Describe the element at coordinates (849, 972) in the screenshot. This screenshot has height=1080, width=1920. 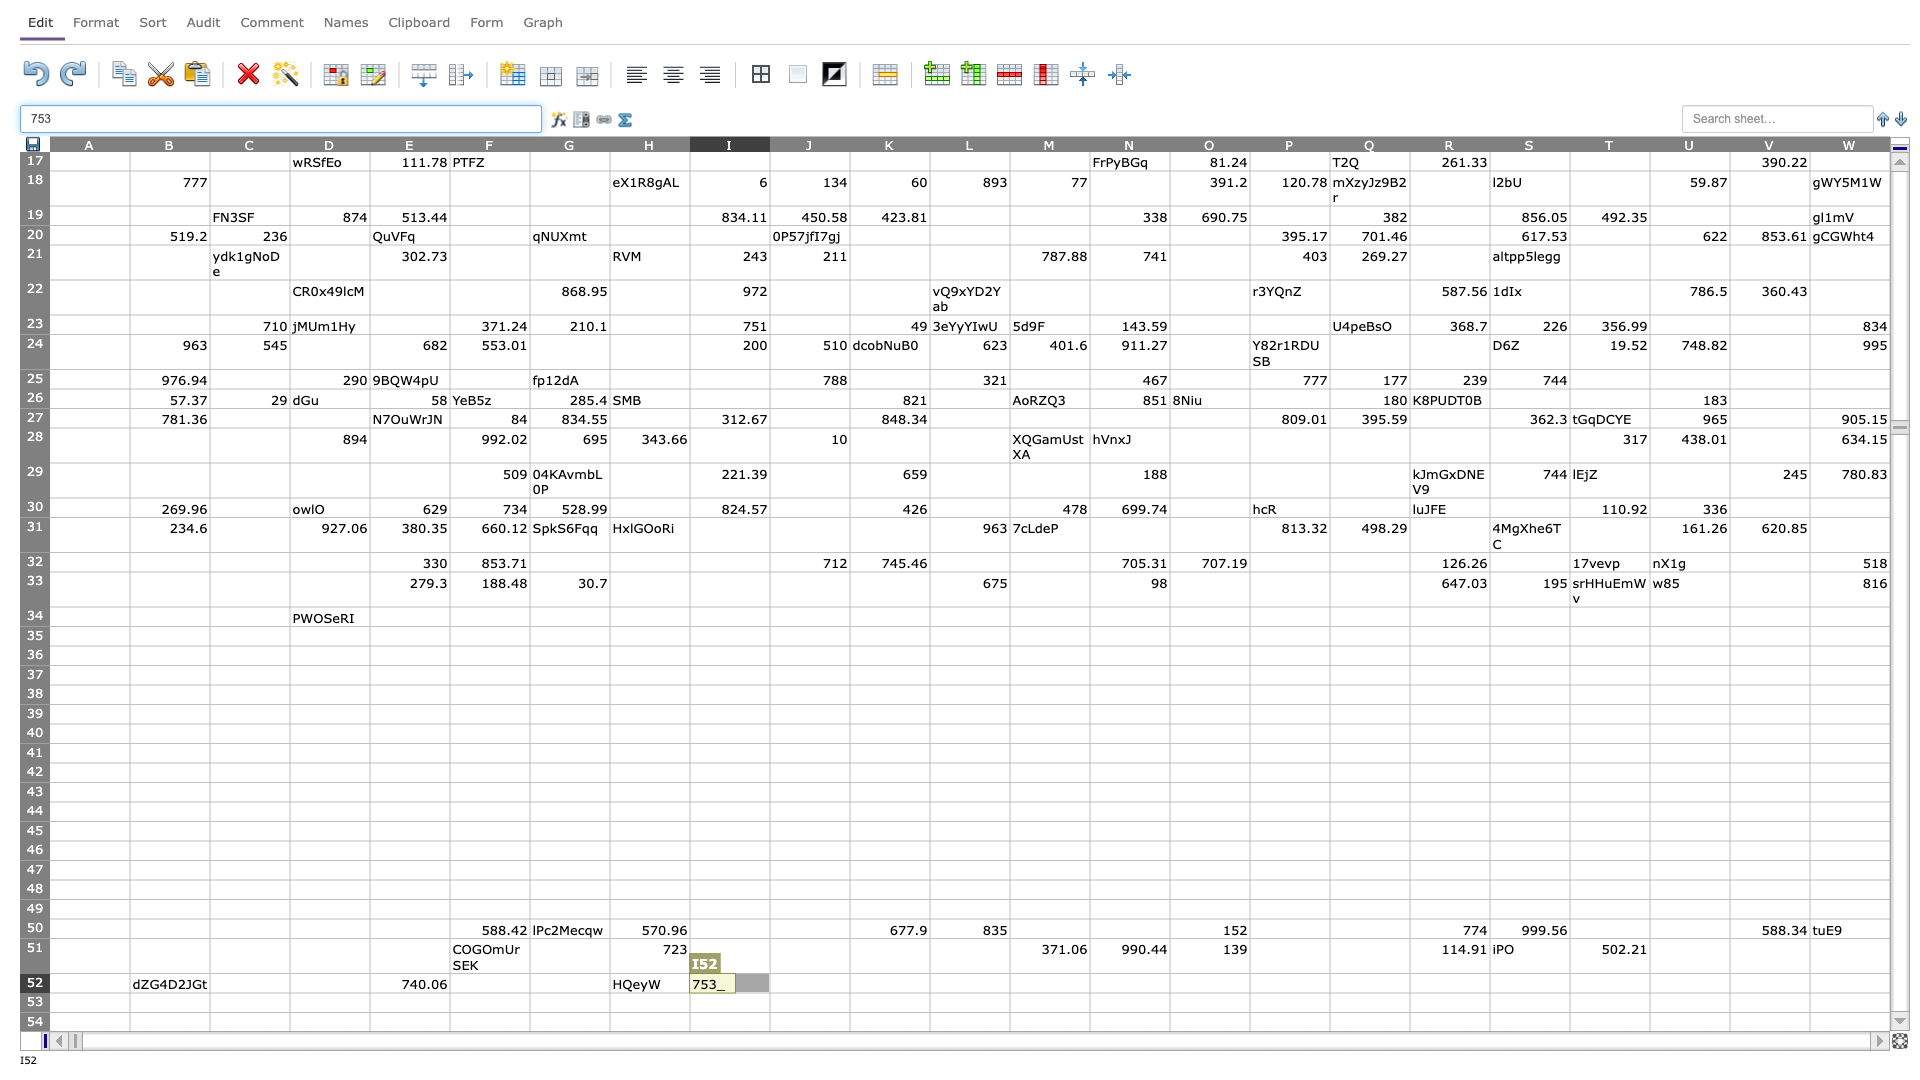
I see `Top left corner of K-52` at that location.